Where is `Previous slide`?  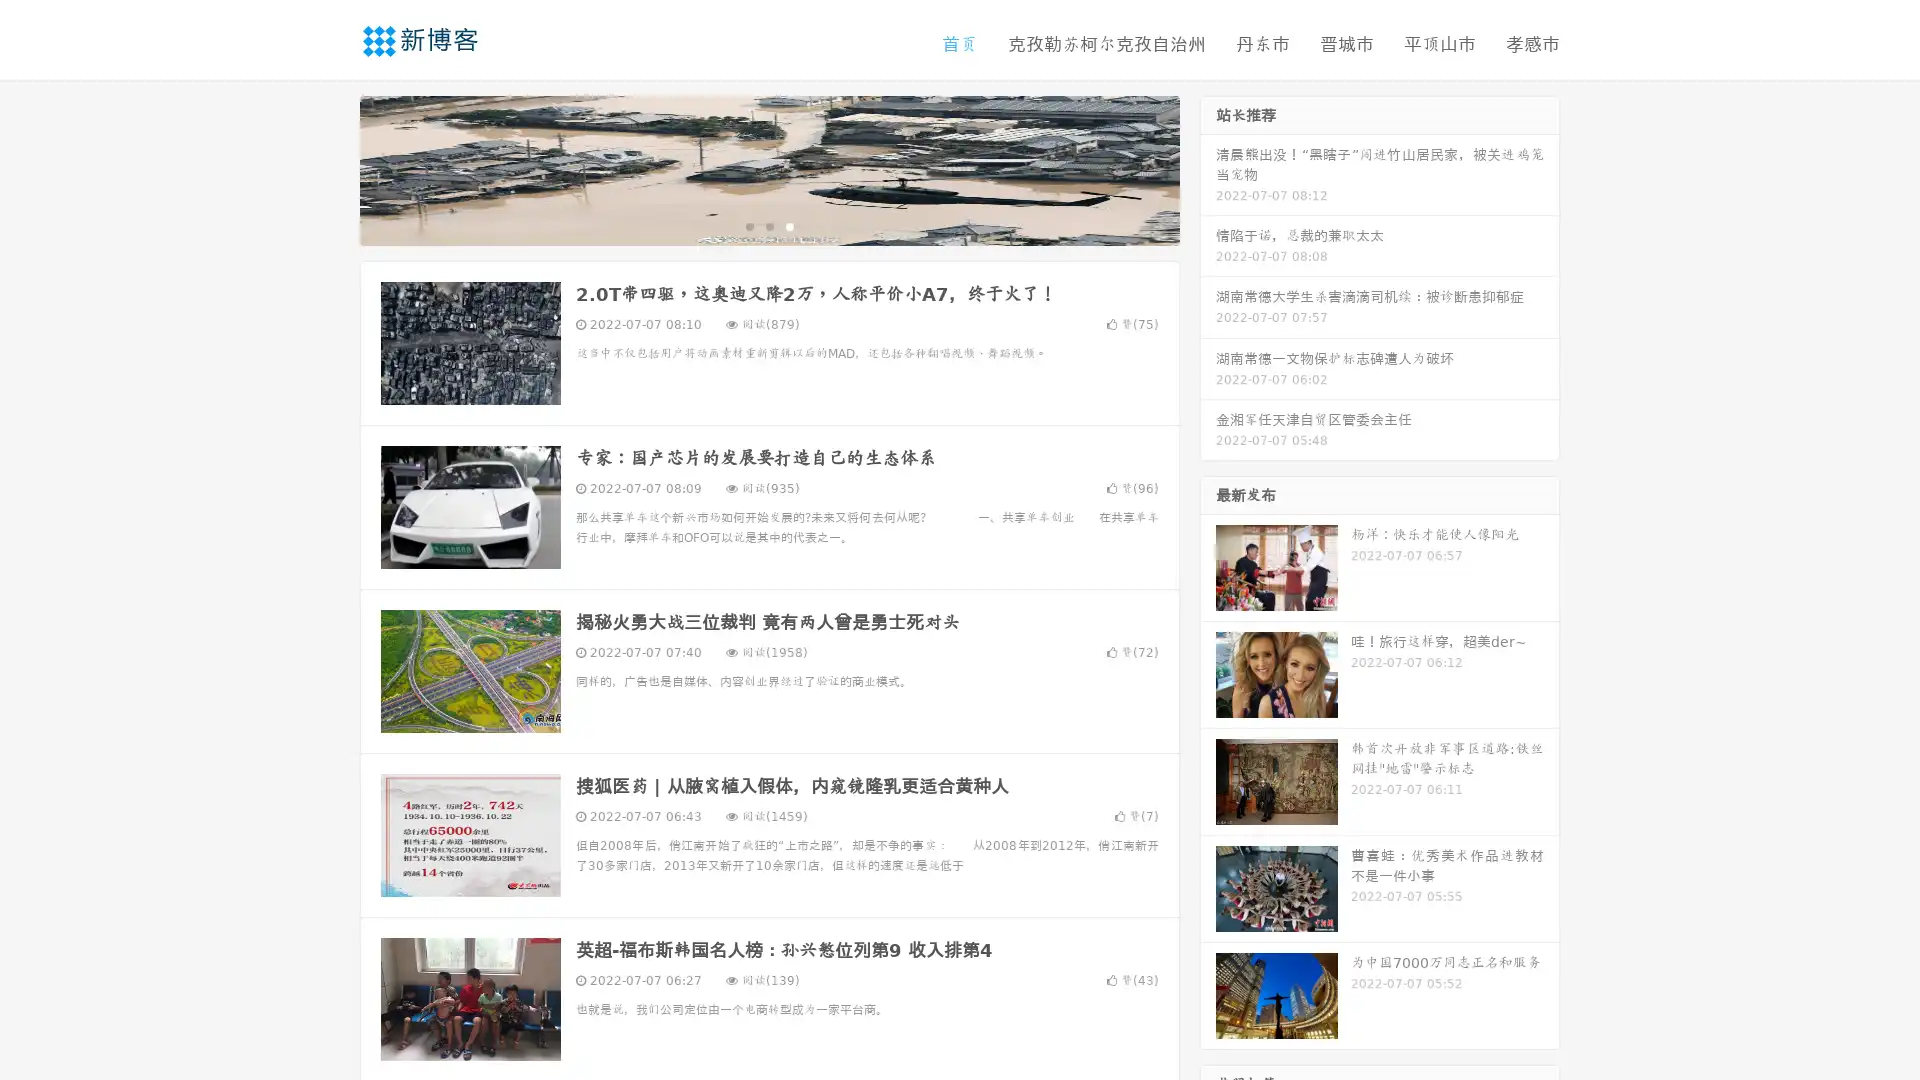 Previous slide is located at coordinates (330, 168).